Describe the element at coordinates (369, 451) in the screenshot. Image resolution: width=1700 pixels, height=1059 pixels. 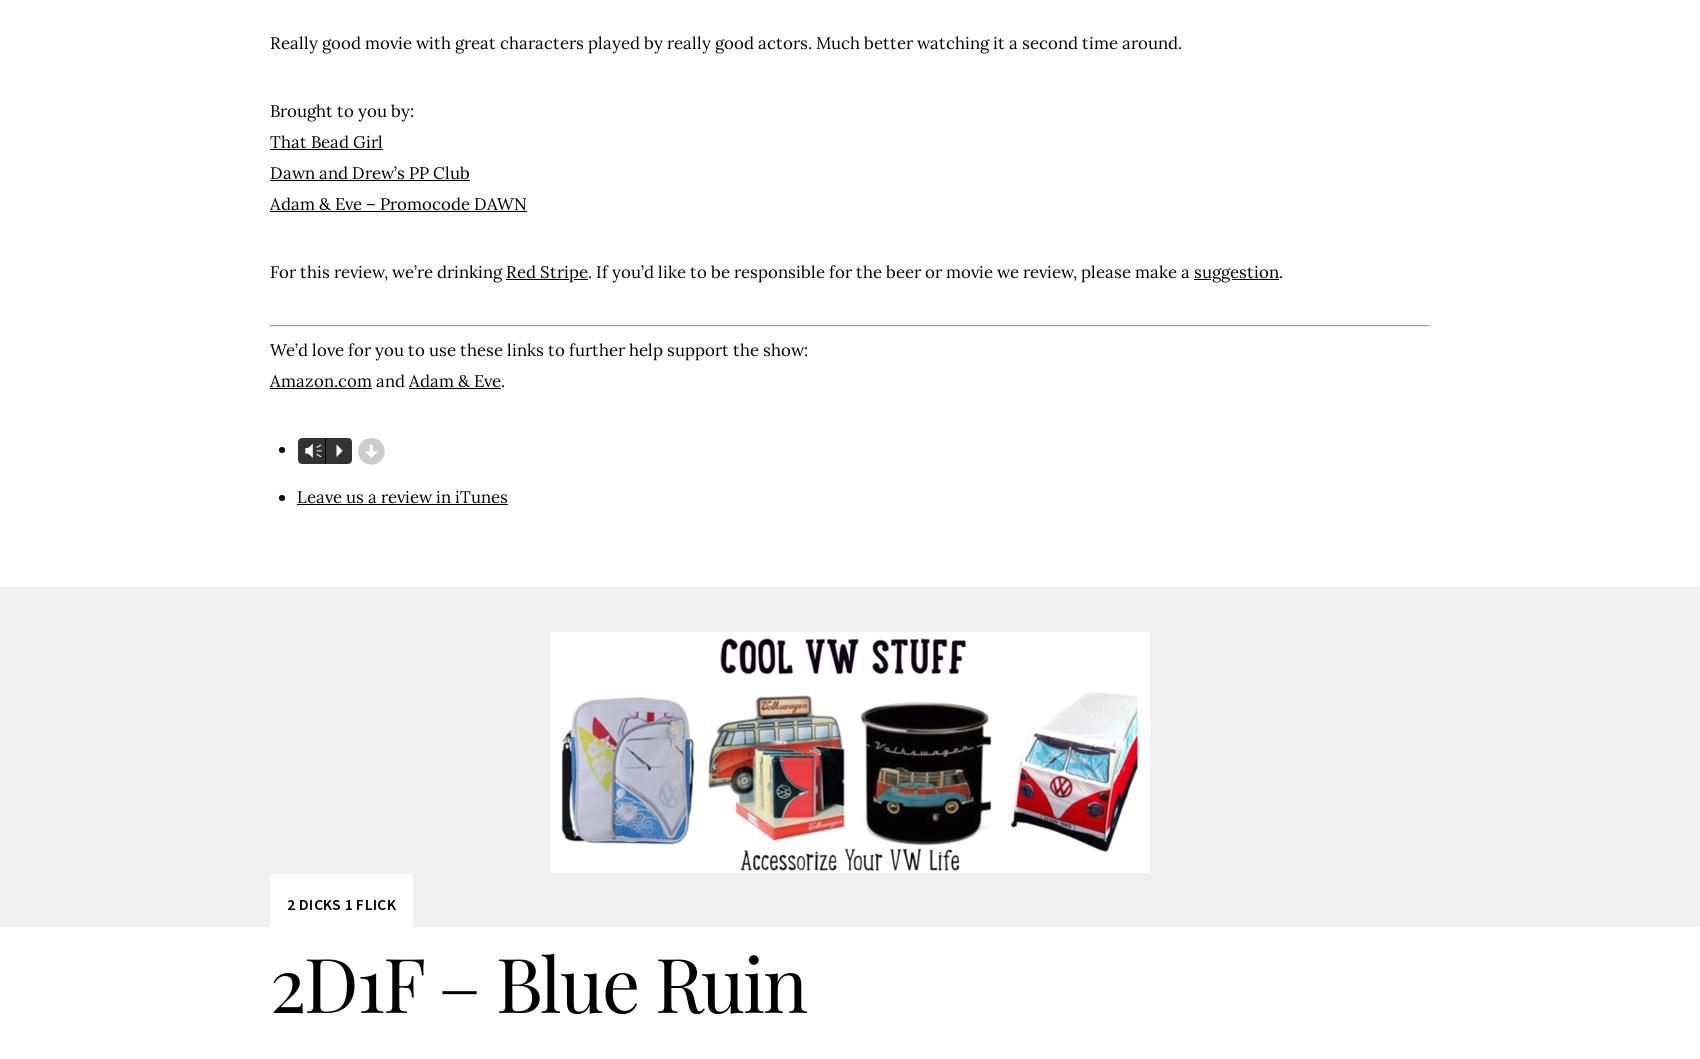
I see `'d'` at that location.